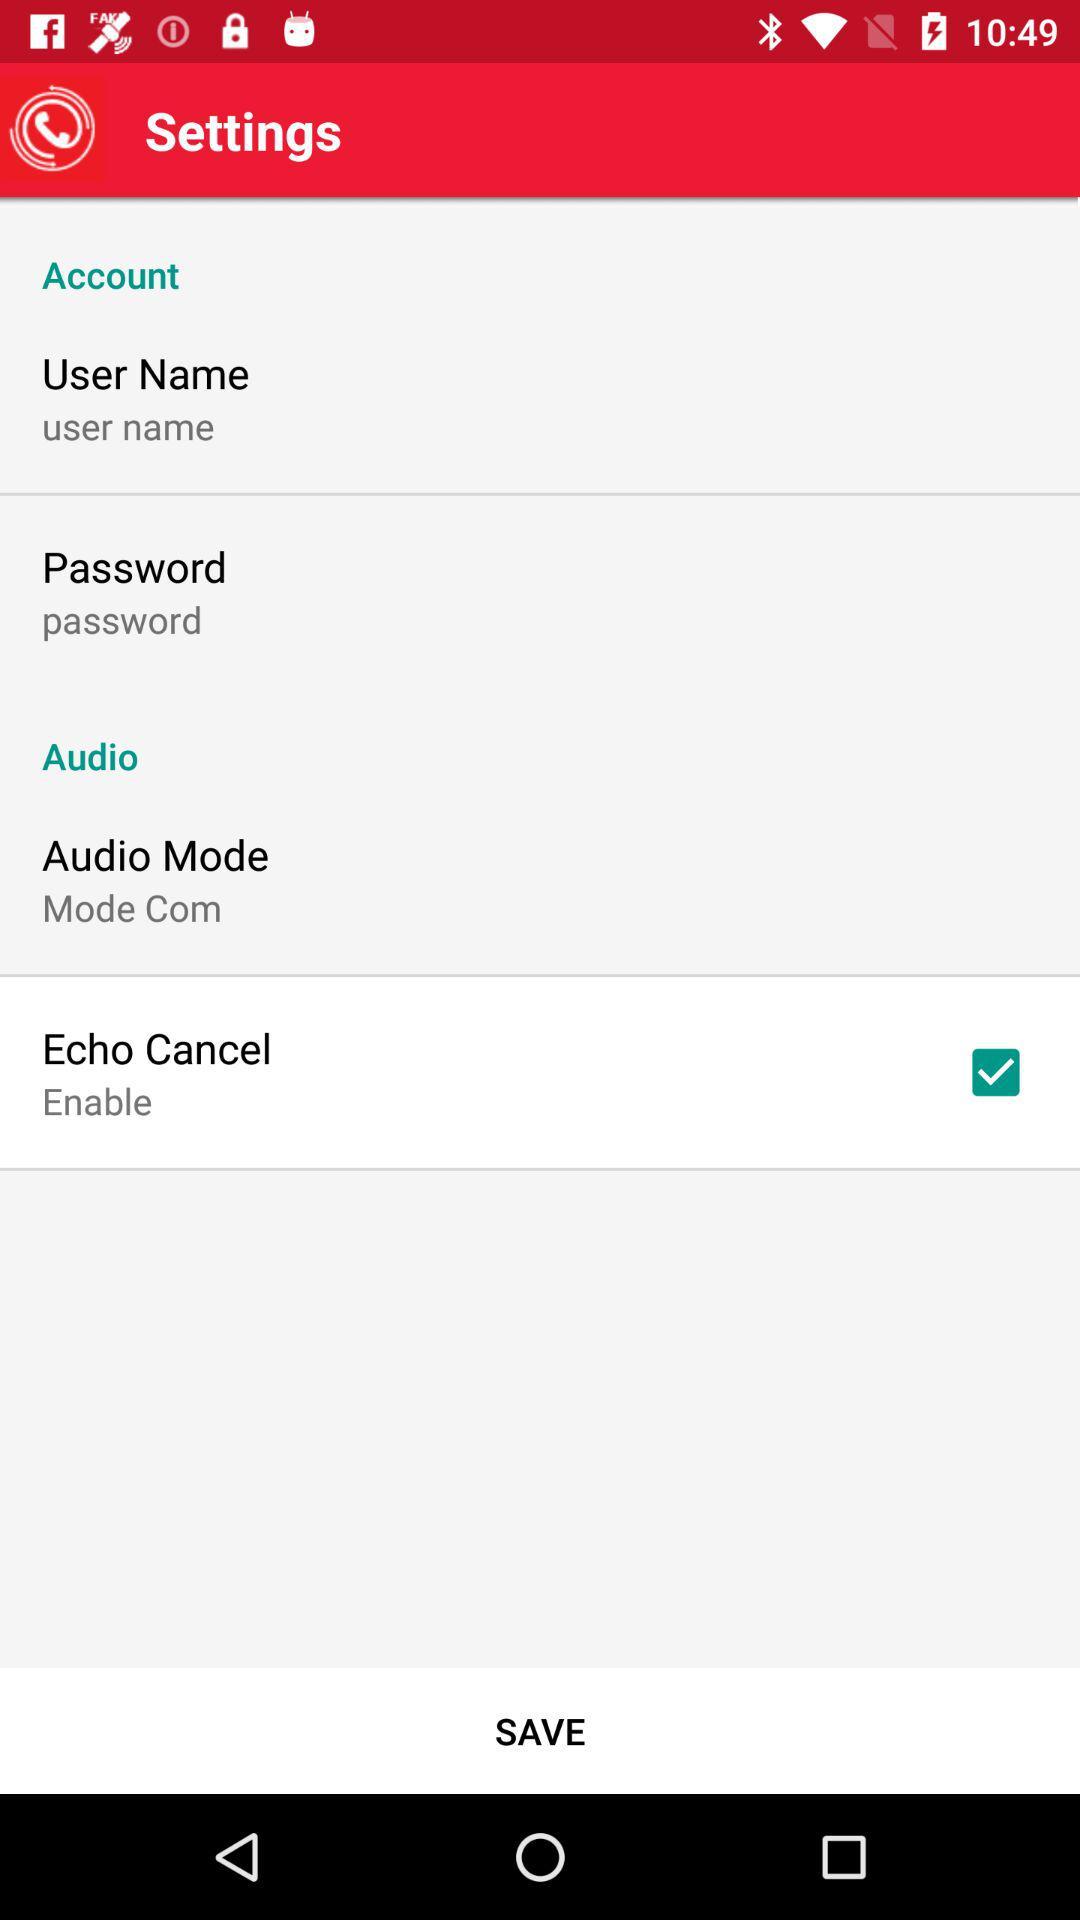 The width and height of the screenshot is (1080, 1920). I want to click on echo cancel item, so click(156, 1046).